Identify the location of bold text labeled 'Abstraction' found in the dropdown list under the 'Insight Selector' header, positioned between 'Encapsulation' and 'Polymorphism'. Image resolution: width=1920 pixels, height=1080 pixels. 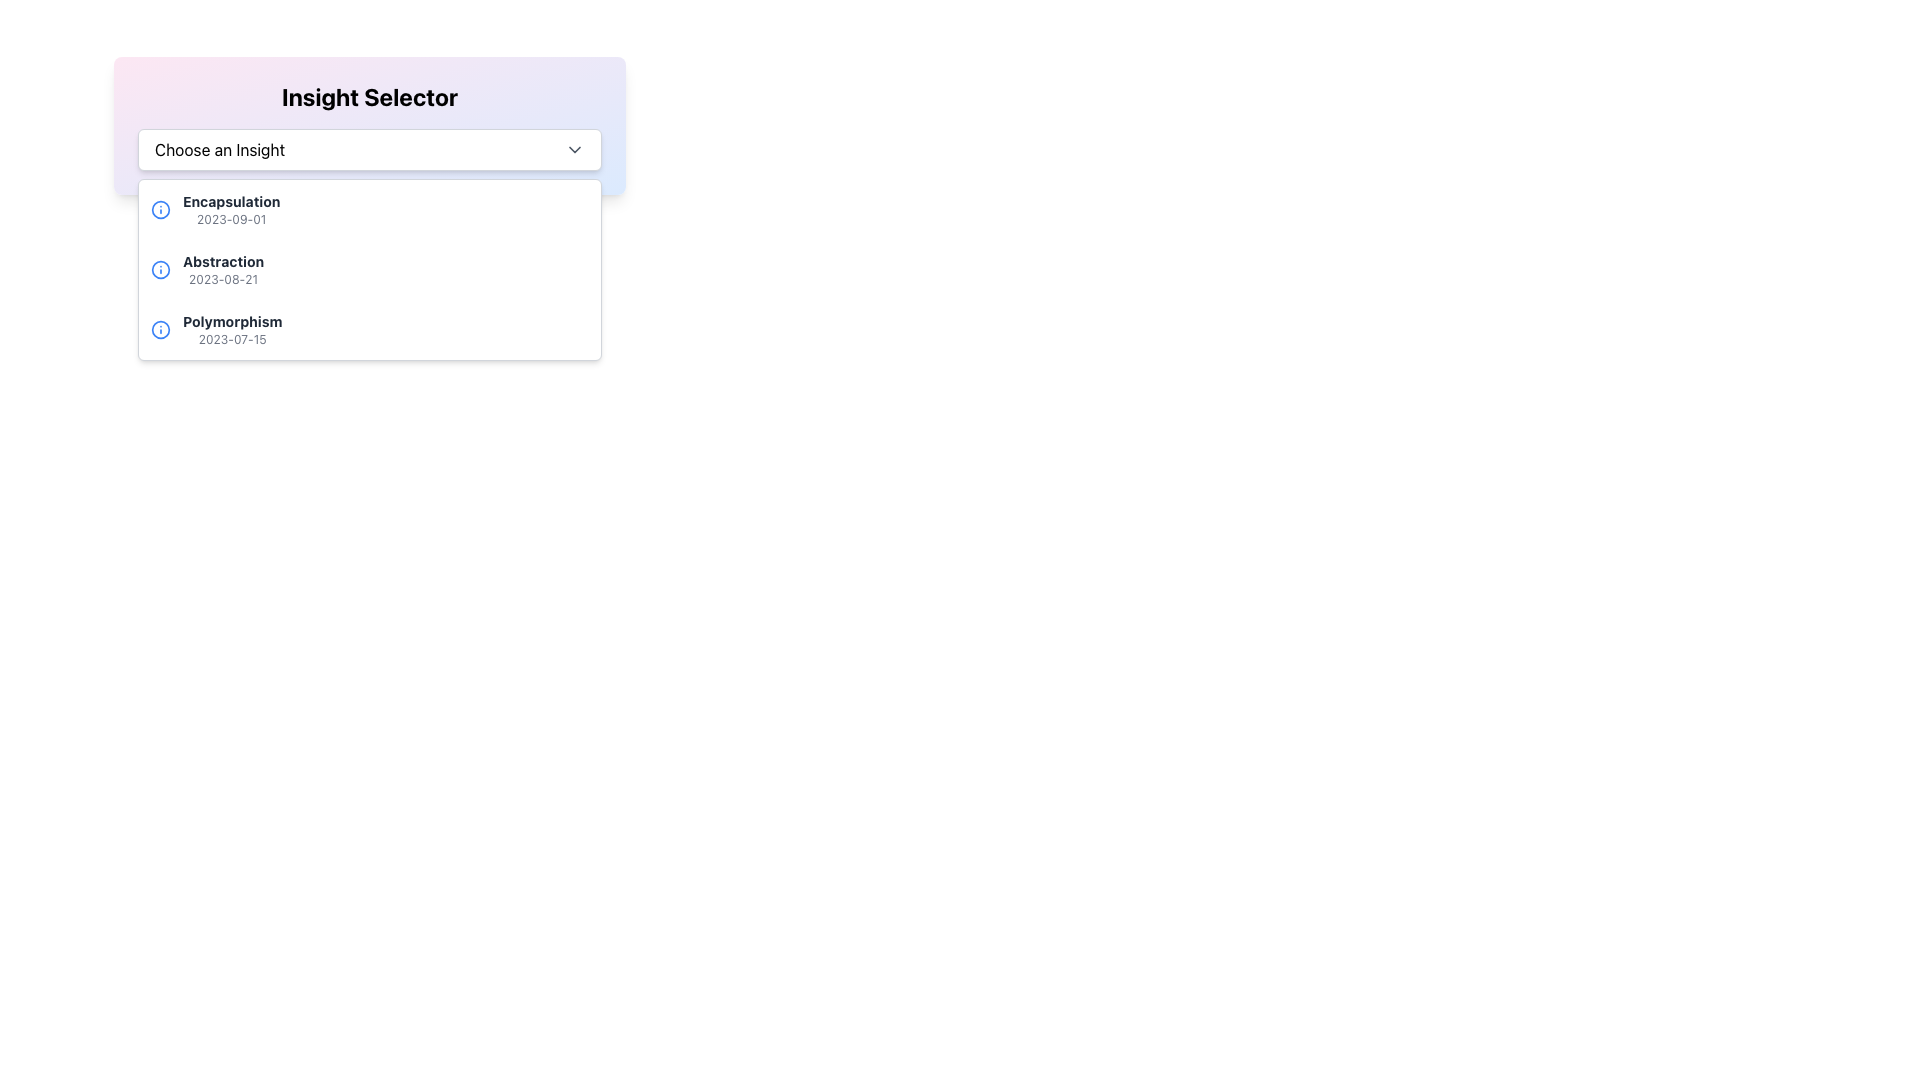
(223, 261).